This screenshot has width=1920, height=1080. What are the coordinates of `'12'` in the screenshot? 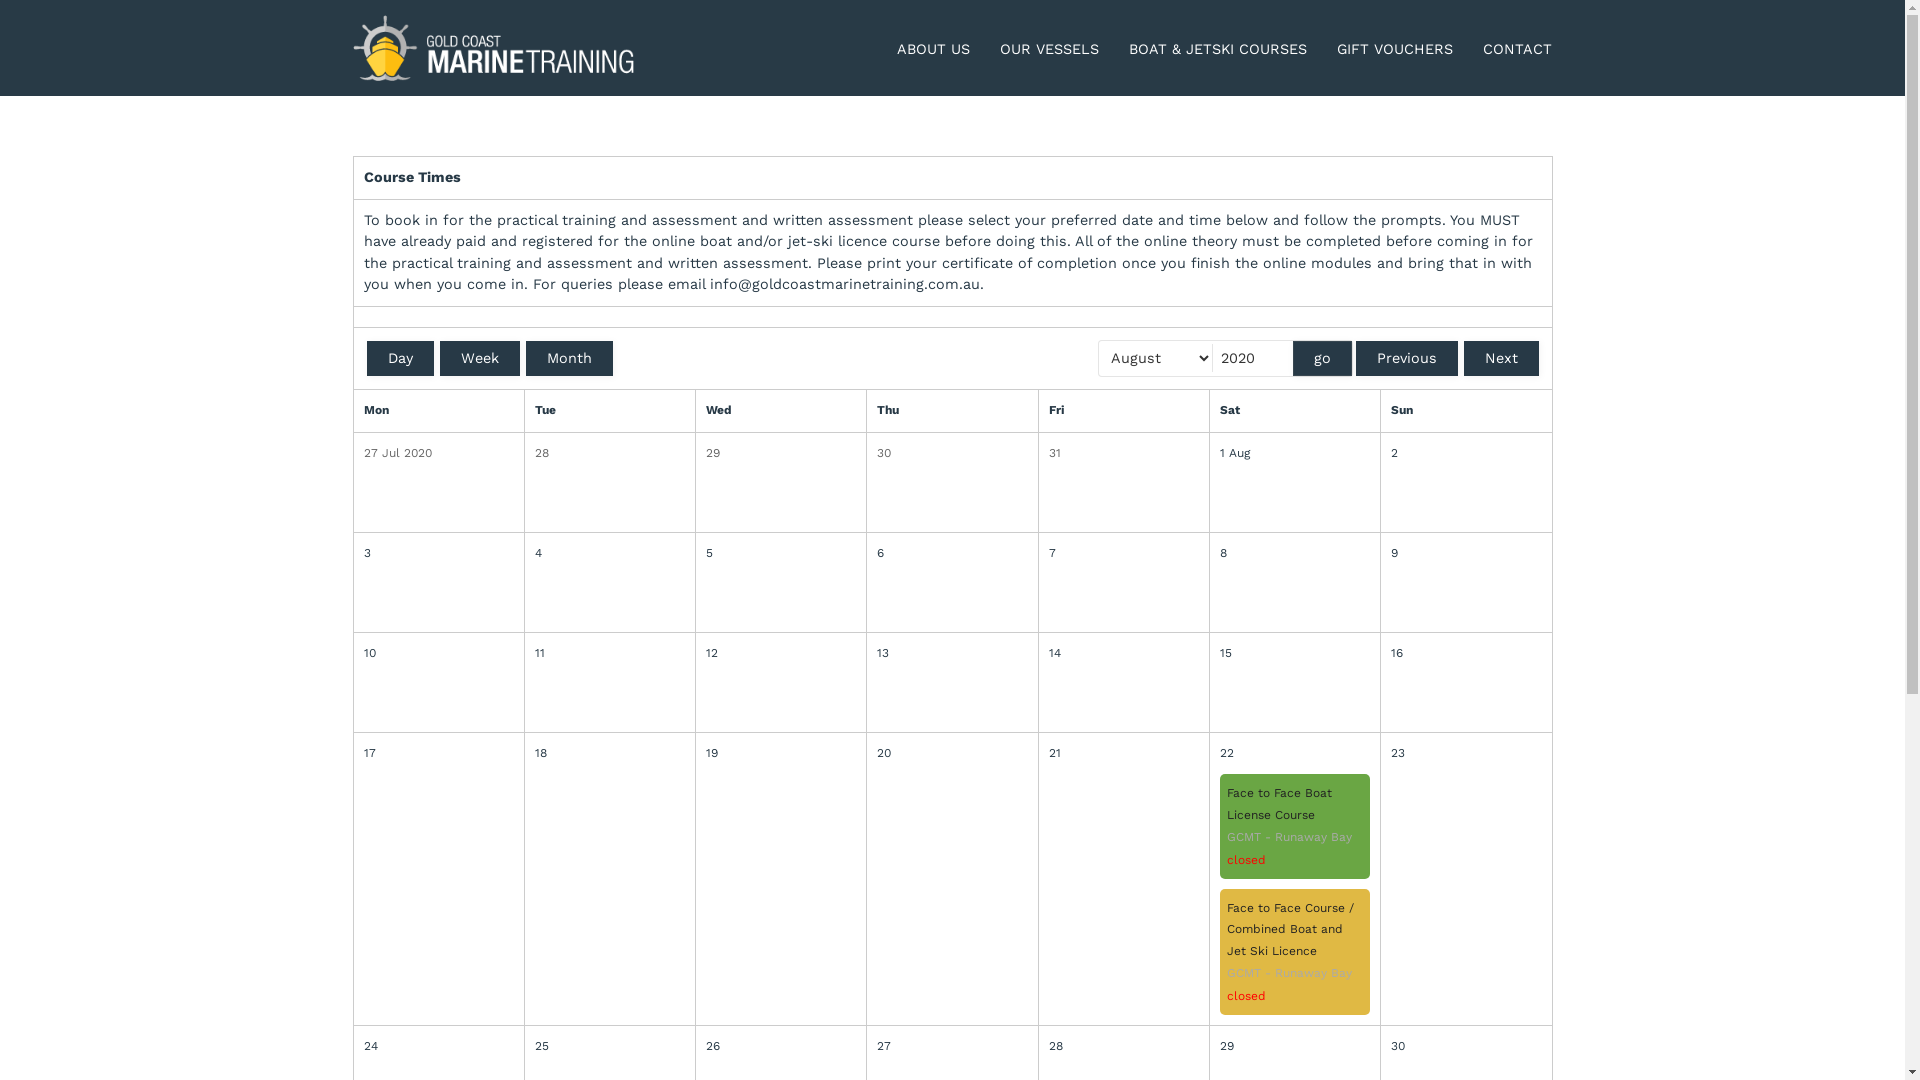 It's located at (705, 654).